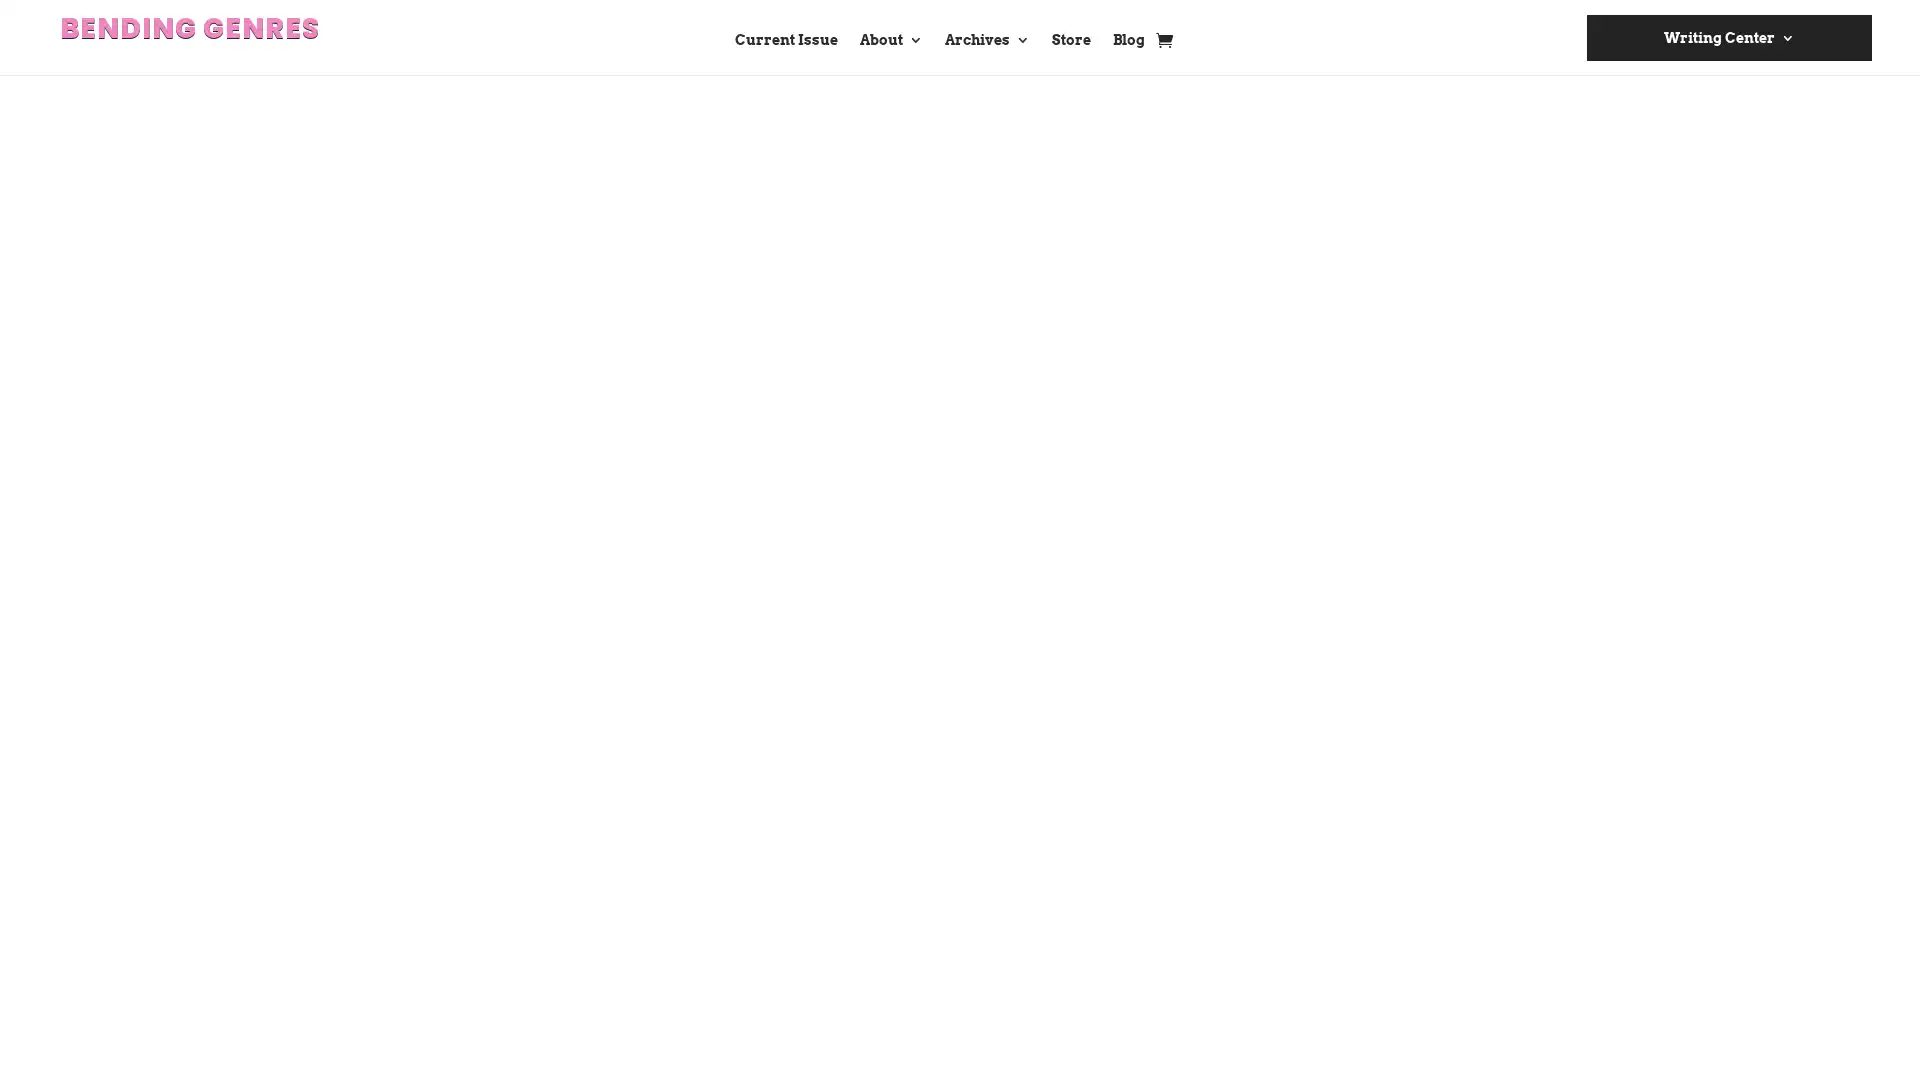 The height and width of the screenshot is (1080, 1920). I want to click on Add to cart, so click(491, 398).